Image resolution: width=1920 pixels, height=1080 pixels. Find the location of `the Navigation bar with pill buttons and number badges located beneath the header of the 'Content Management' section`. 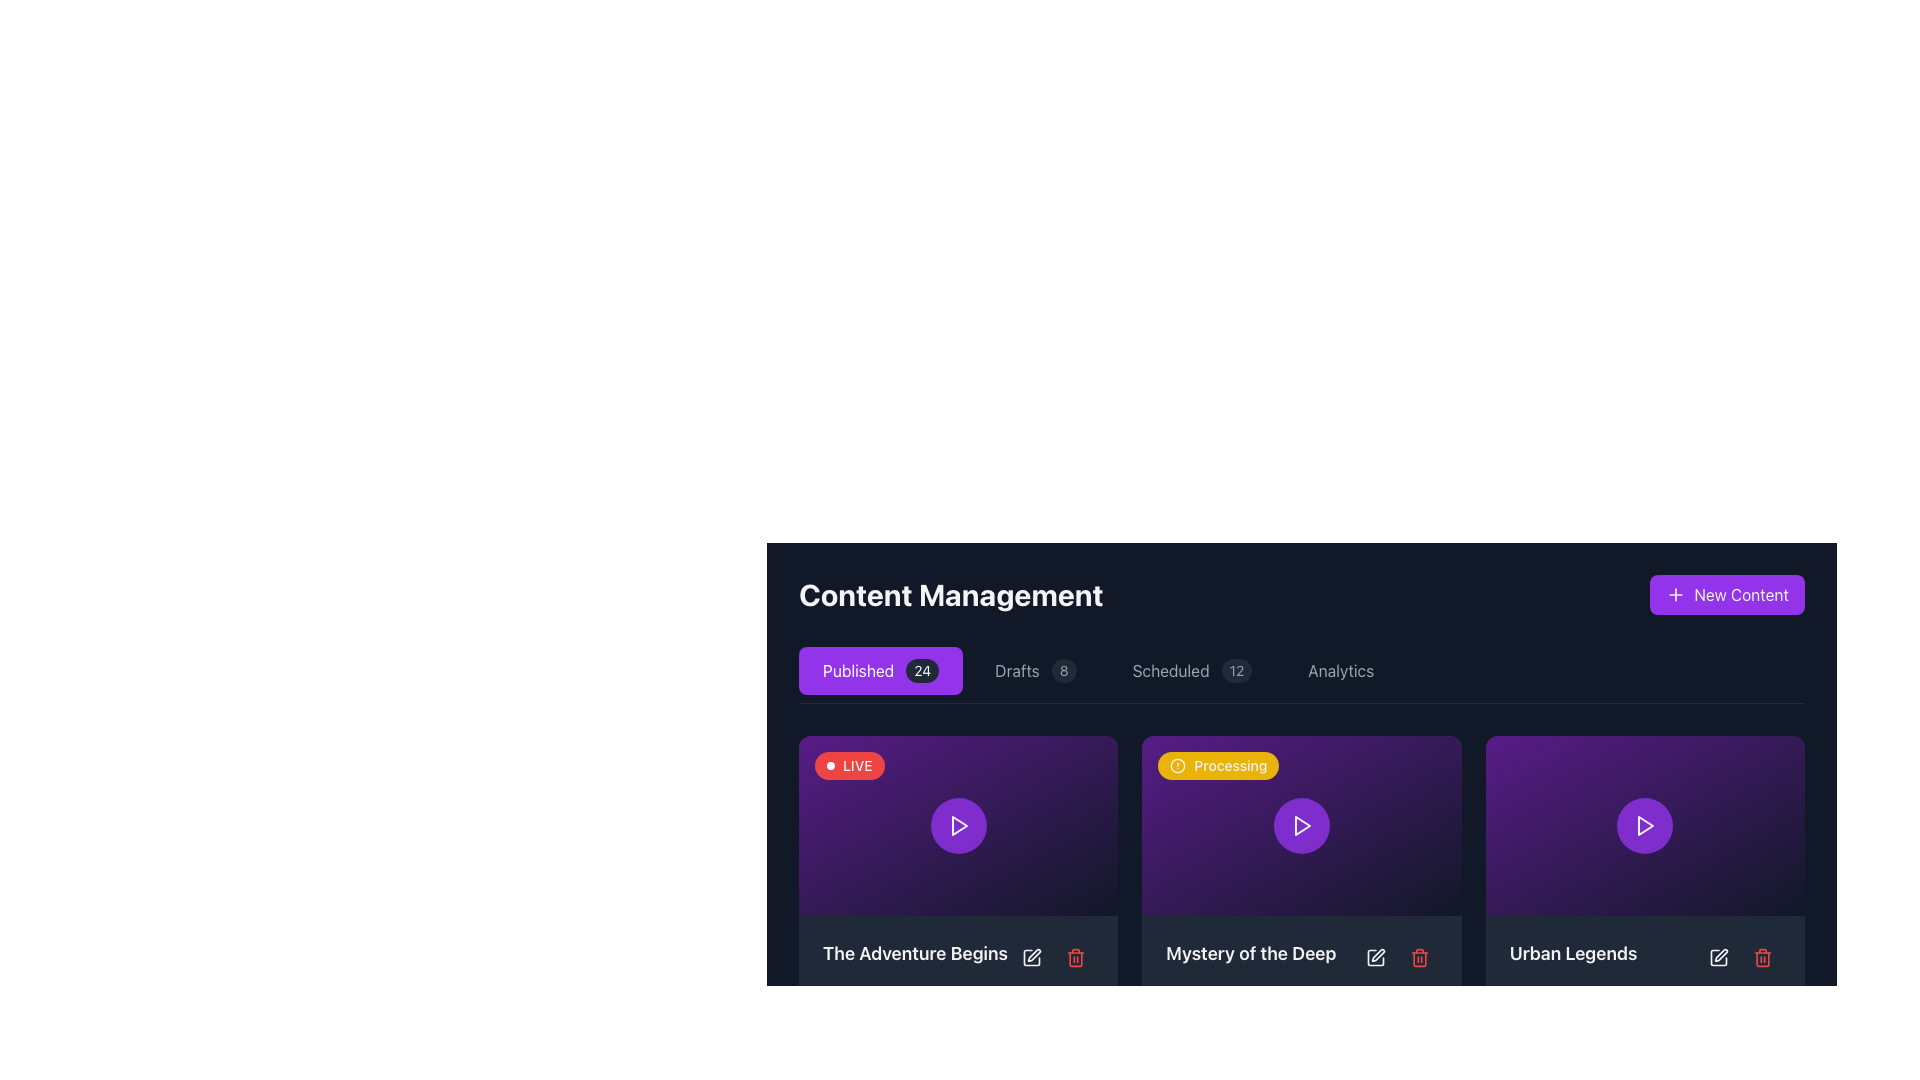

the Navigation bar with pill buttons and number badges located beneath the header of the 'Content Management' section is located at coordinates (1301, 675).